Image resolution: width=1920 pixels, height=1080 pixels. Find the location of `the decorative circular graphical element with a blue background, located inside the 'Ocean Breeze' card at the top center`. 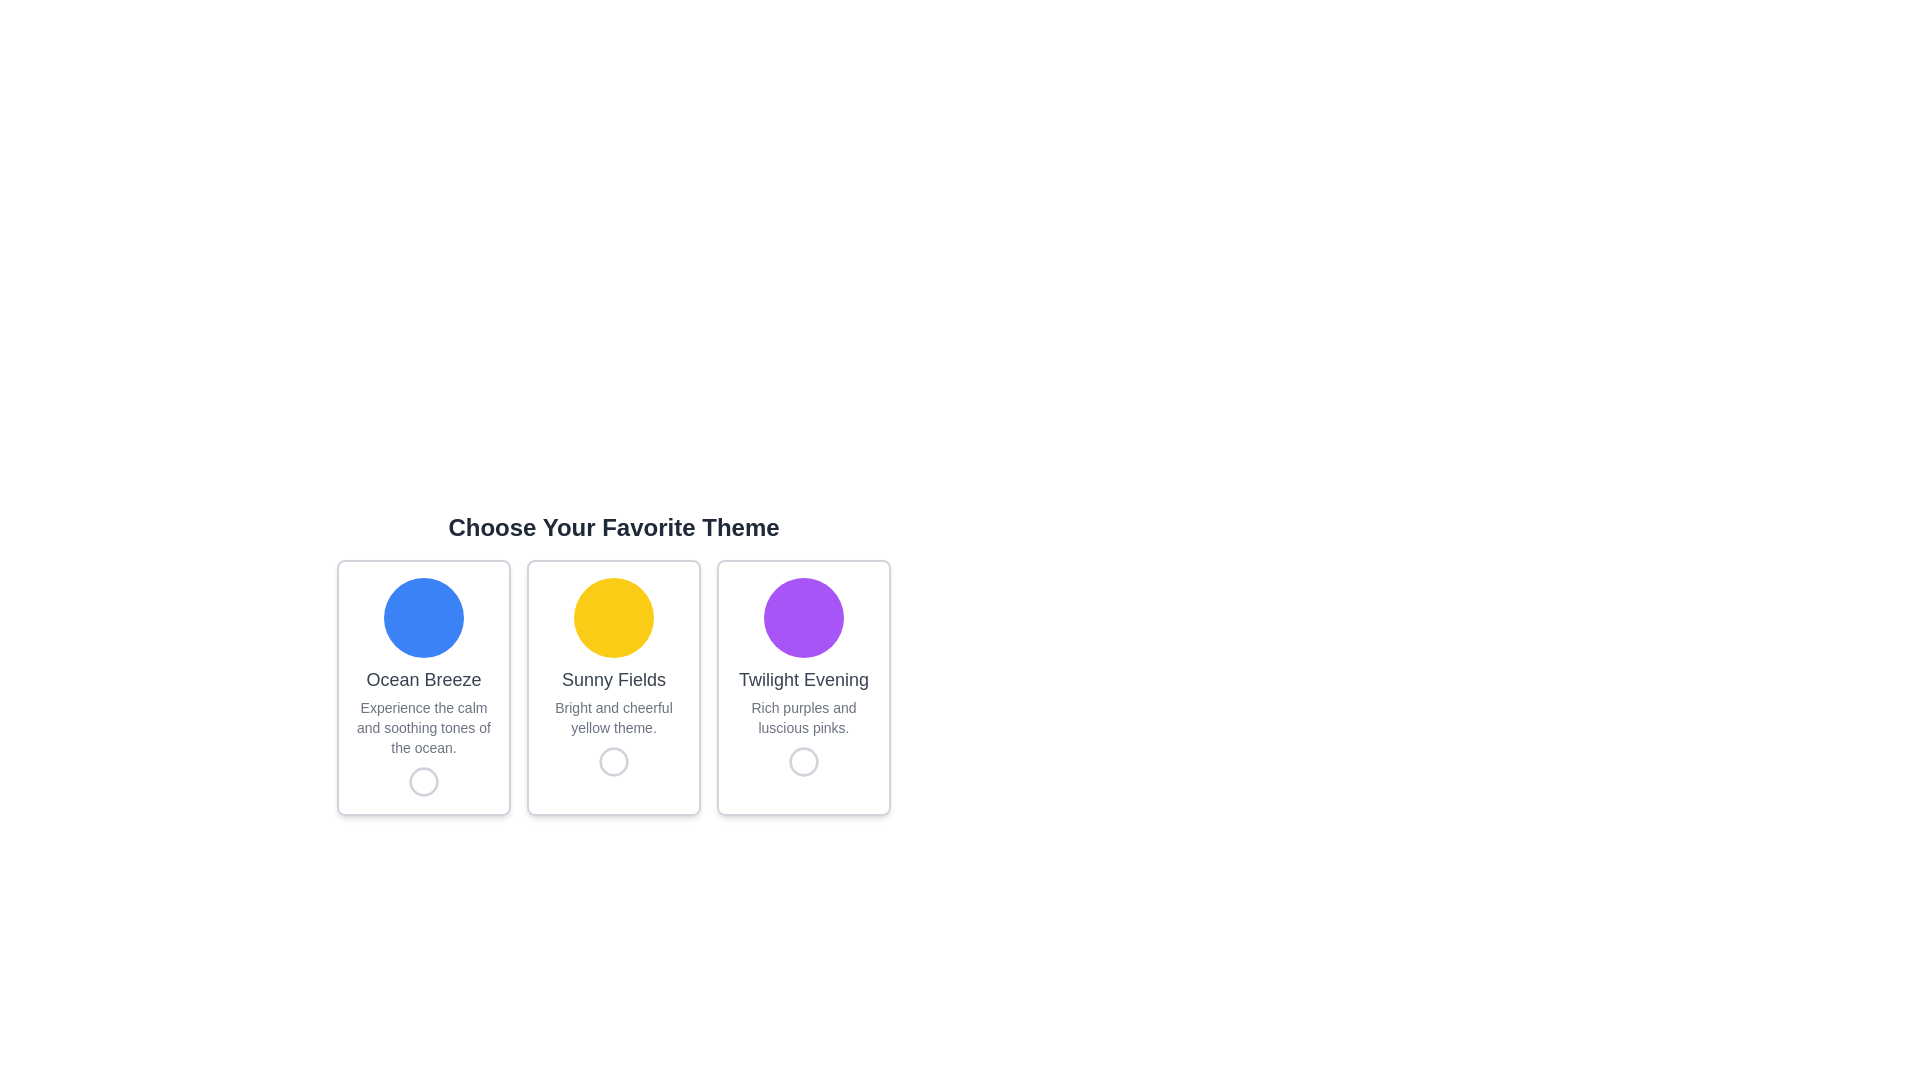

the decorative circular graphical element with a blue background, located inside the 'Ocean Breeze' card at the top center is located at coordinates (422, 616).